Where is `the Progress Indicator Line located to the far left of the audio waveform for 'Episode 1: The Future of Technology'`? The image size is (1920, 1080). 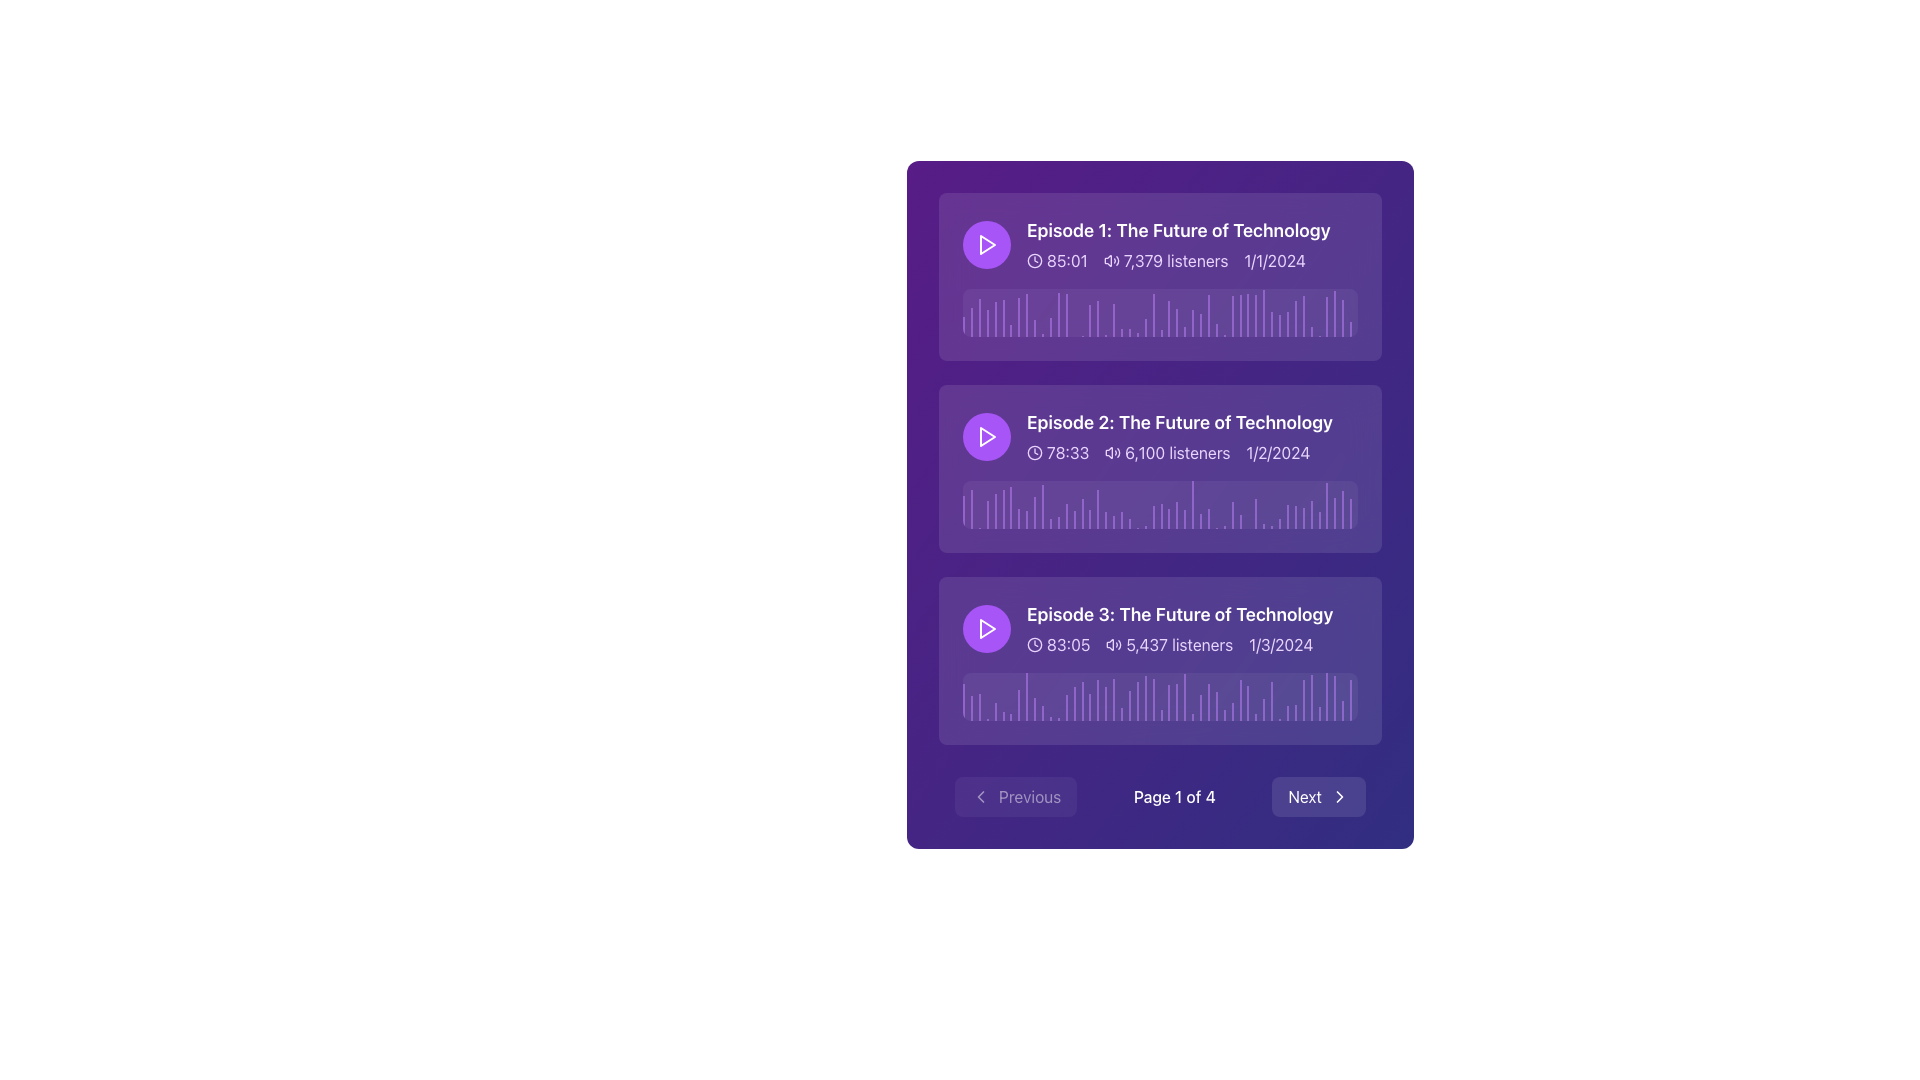
the Progress Indicator Line located to the far left of the audio waveform for 'Episode 1: The Future of Technology' is located at coordinates (964, 326).